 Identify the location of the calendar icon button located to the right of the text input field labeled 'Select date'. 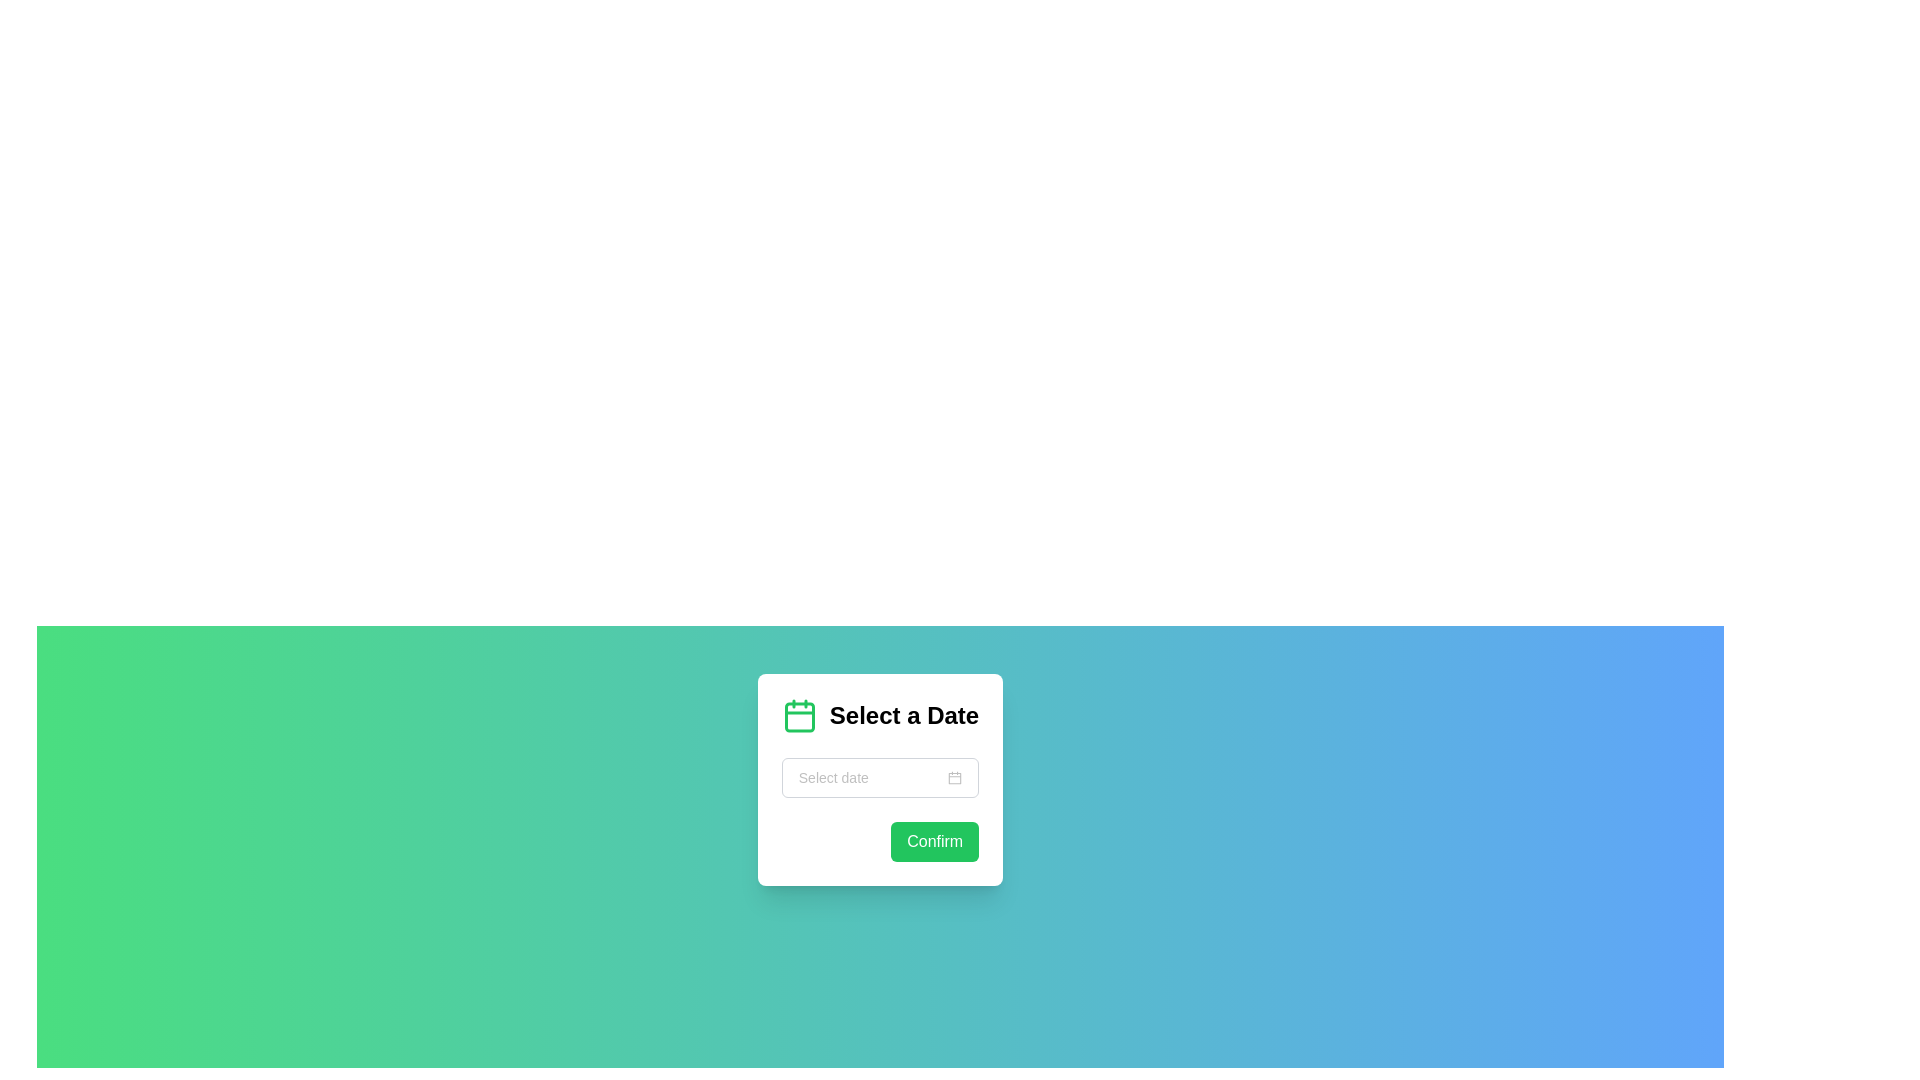
(954, 777).